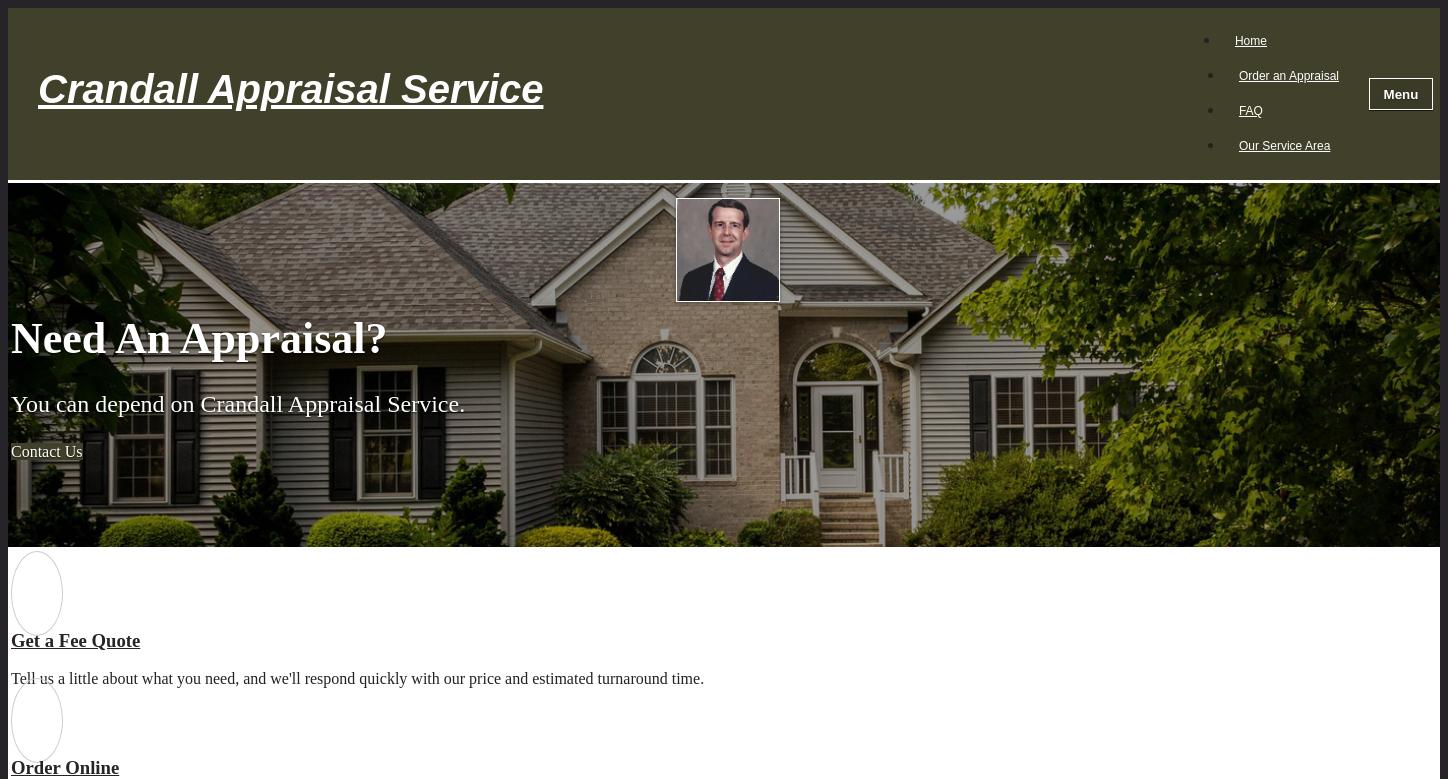  I want to click on 'Need An Appraisal?', so click(198, 338).